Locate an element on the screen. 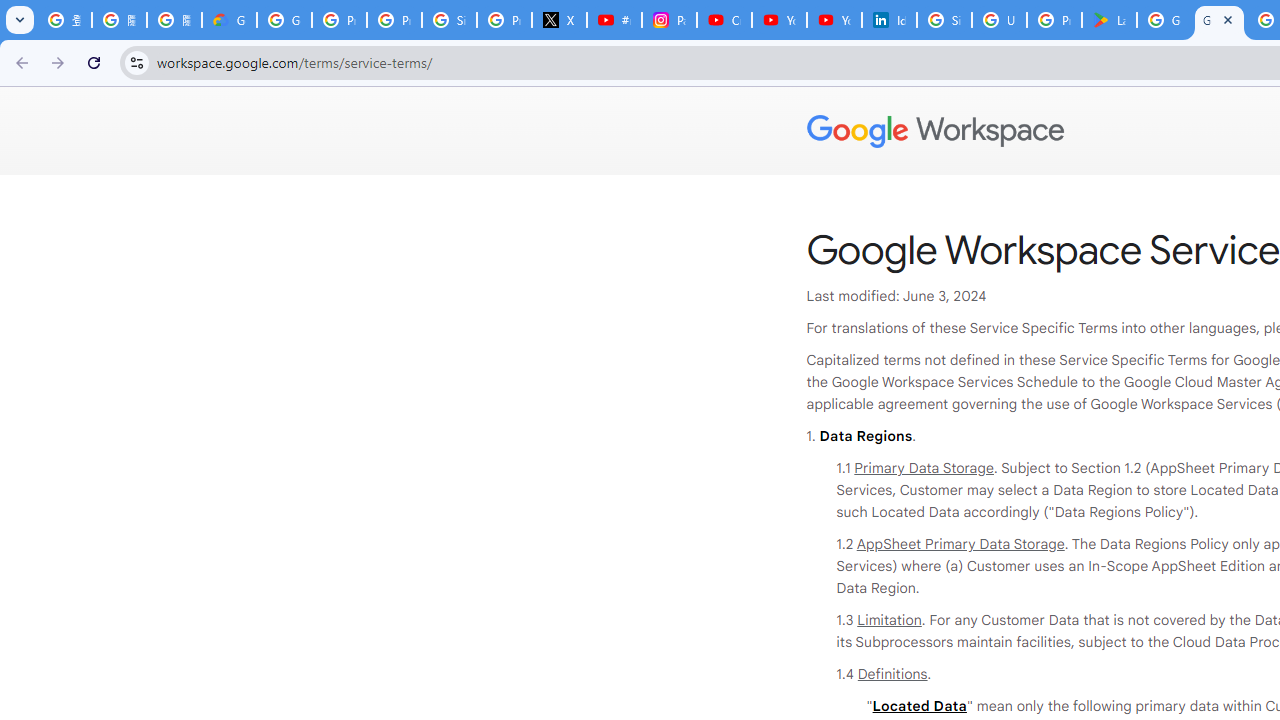 The image size is (1280, 720). 'X' is located at coordinates (560, 20).